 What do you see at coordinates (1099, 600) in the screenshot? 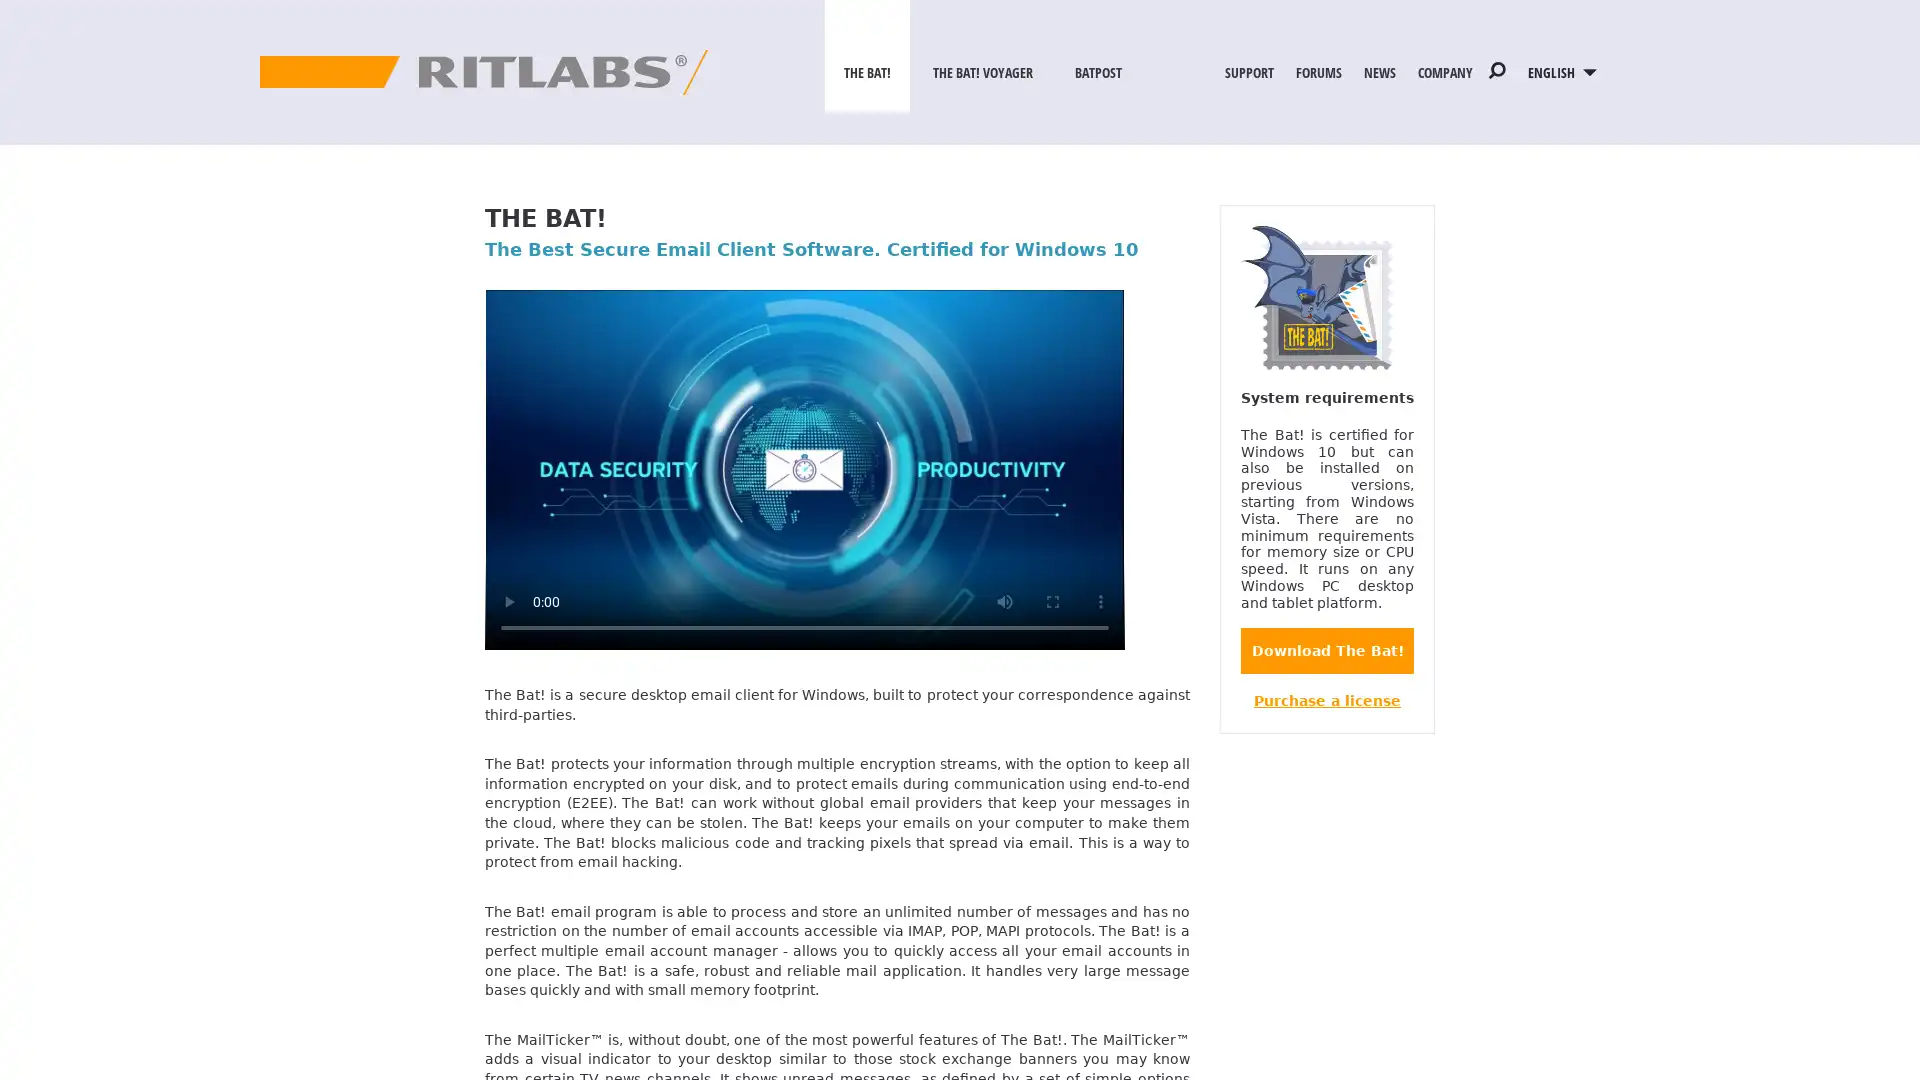
I see `show more media controls` at bounding box center [1099, 600].